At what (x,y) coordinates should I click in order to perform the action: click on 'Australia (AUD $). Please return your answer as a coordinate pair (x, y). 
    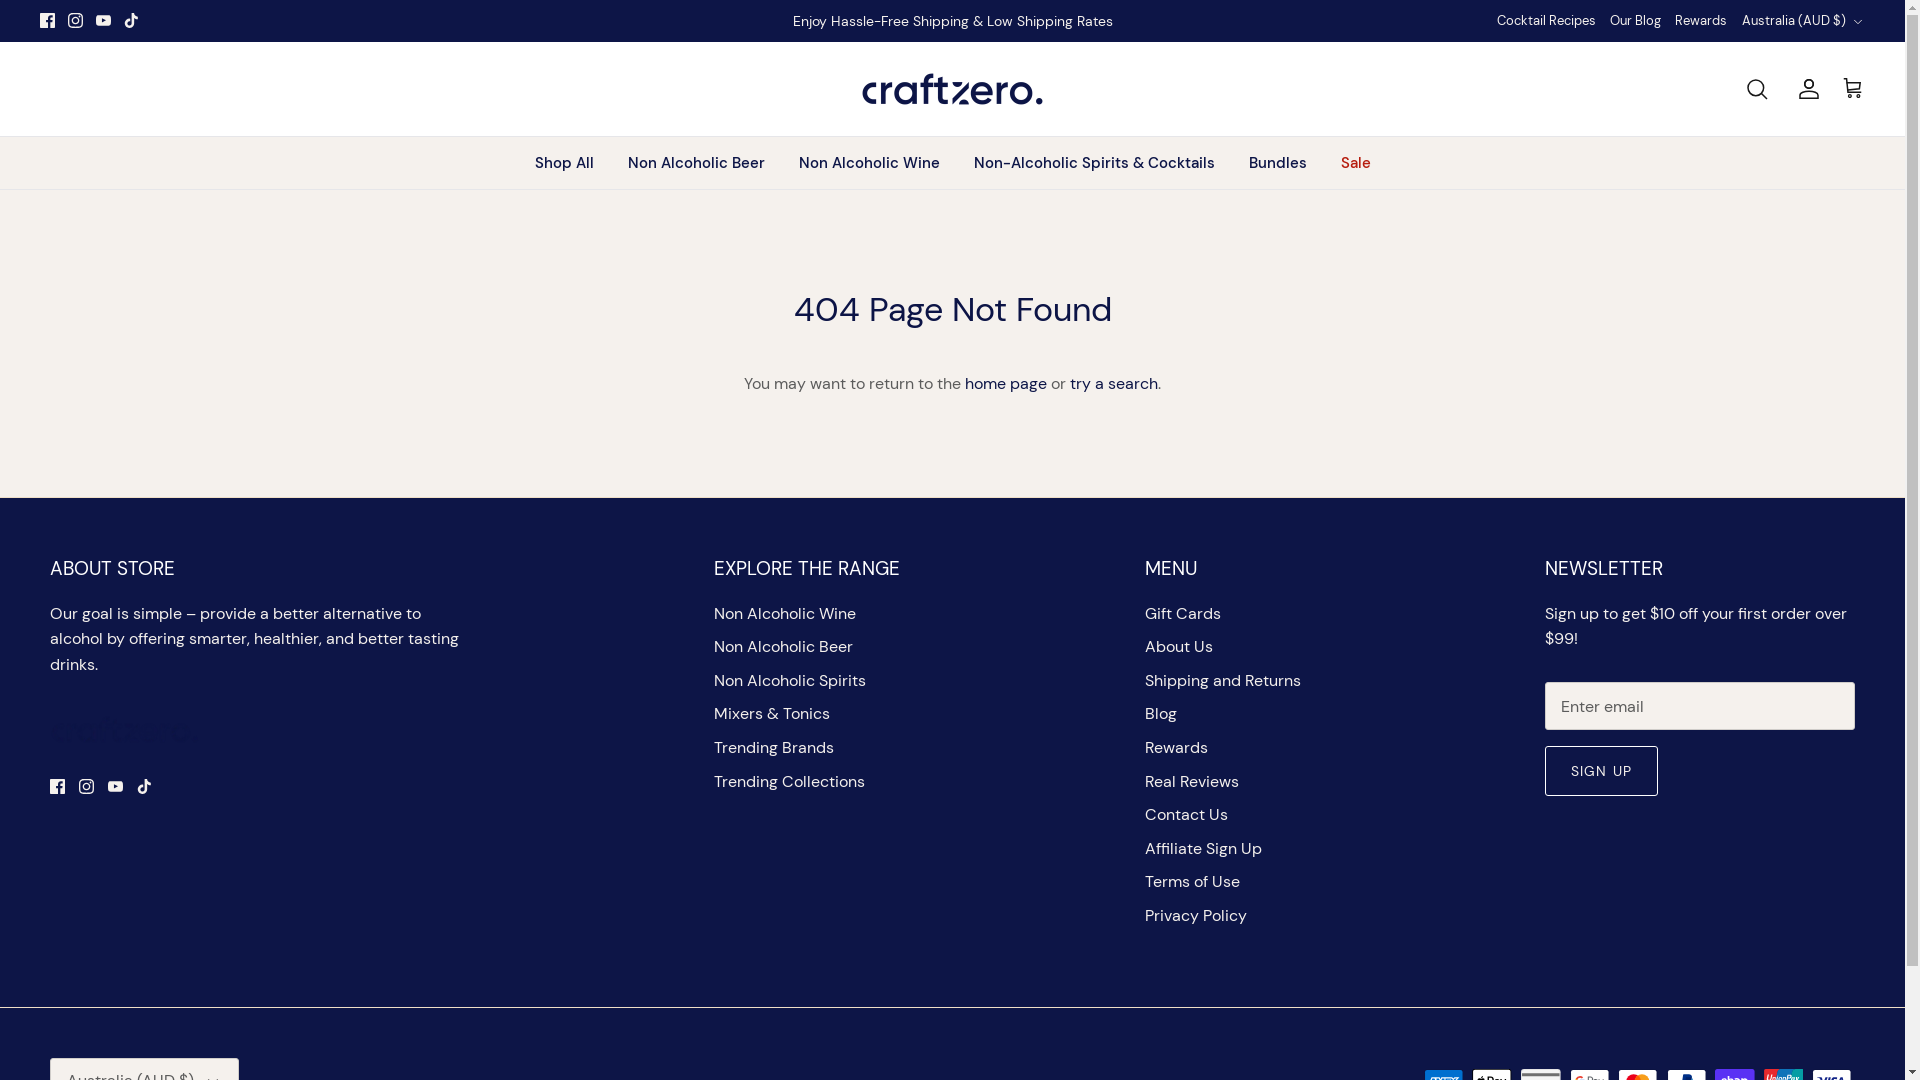
    Looking at the image, I should click on (1803, 20).